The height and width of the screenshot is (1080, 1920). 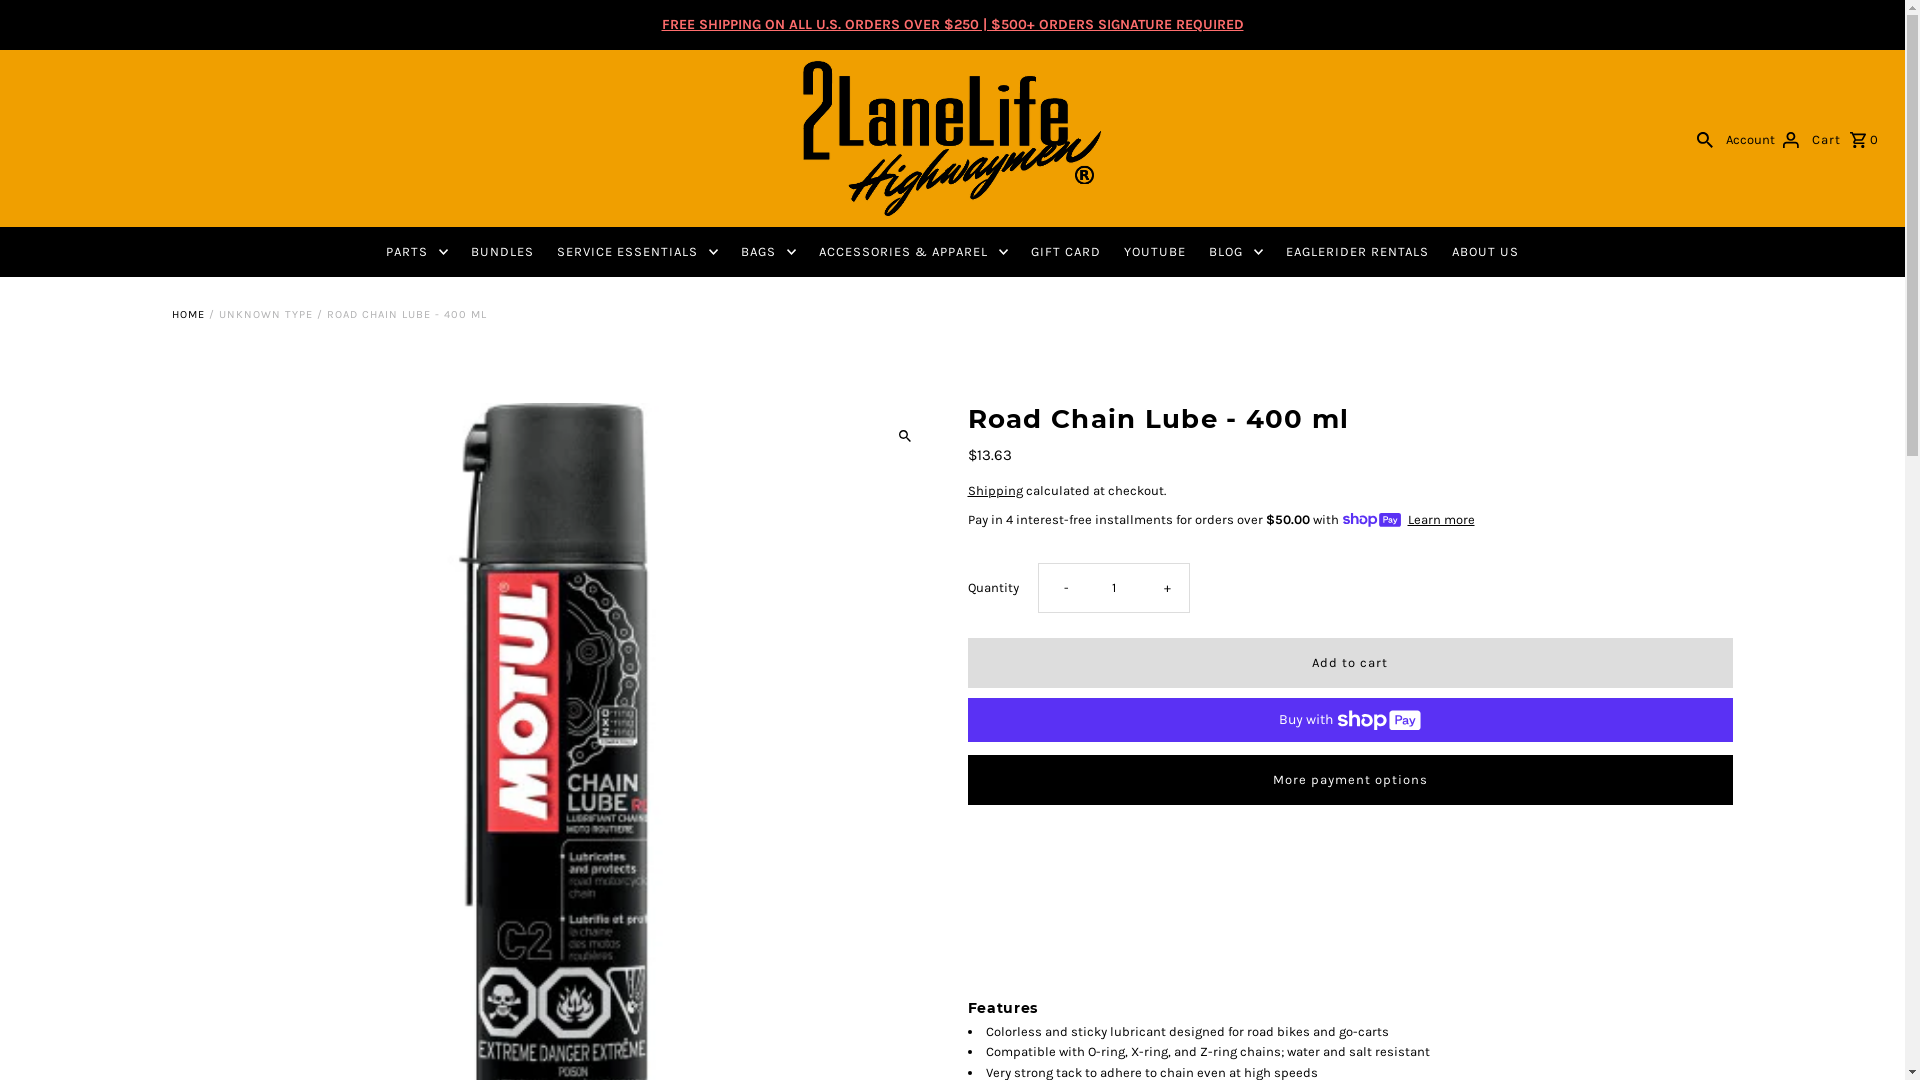 I want to click on 'YOUTUBE', so click(x=1155, y=250).